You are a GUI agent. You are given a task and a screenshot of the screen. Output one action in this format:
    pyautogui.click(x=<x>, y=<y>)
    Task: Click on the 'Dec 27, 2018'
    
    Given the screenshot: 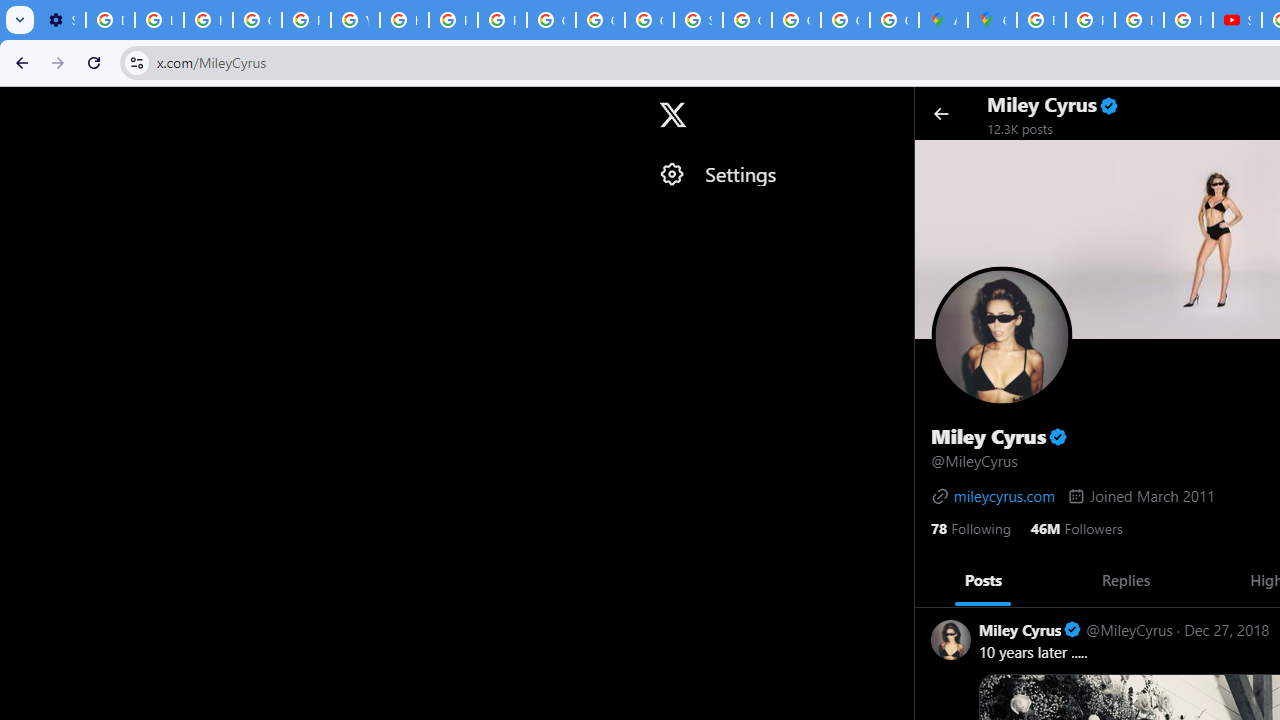 What is the action you would take?
    pyautogui.click(x=1225, y=628)
    